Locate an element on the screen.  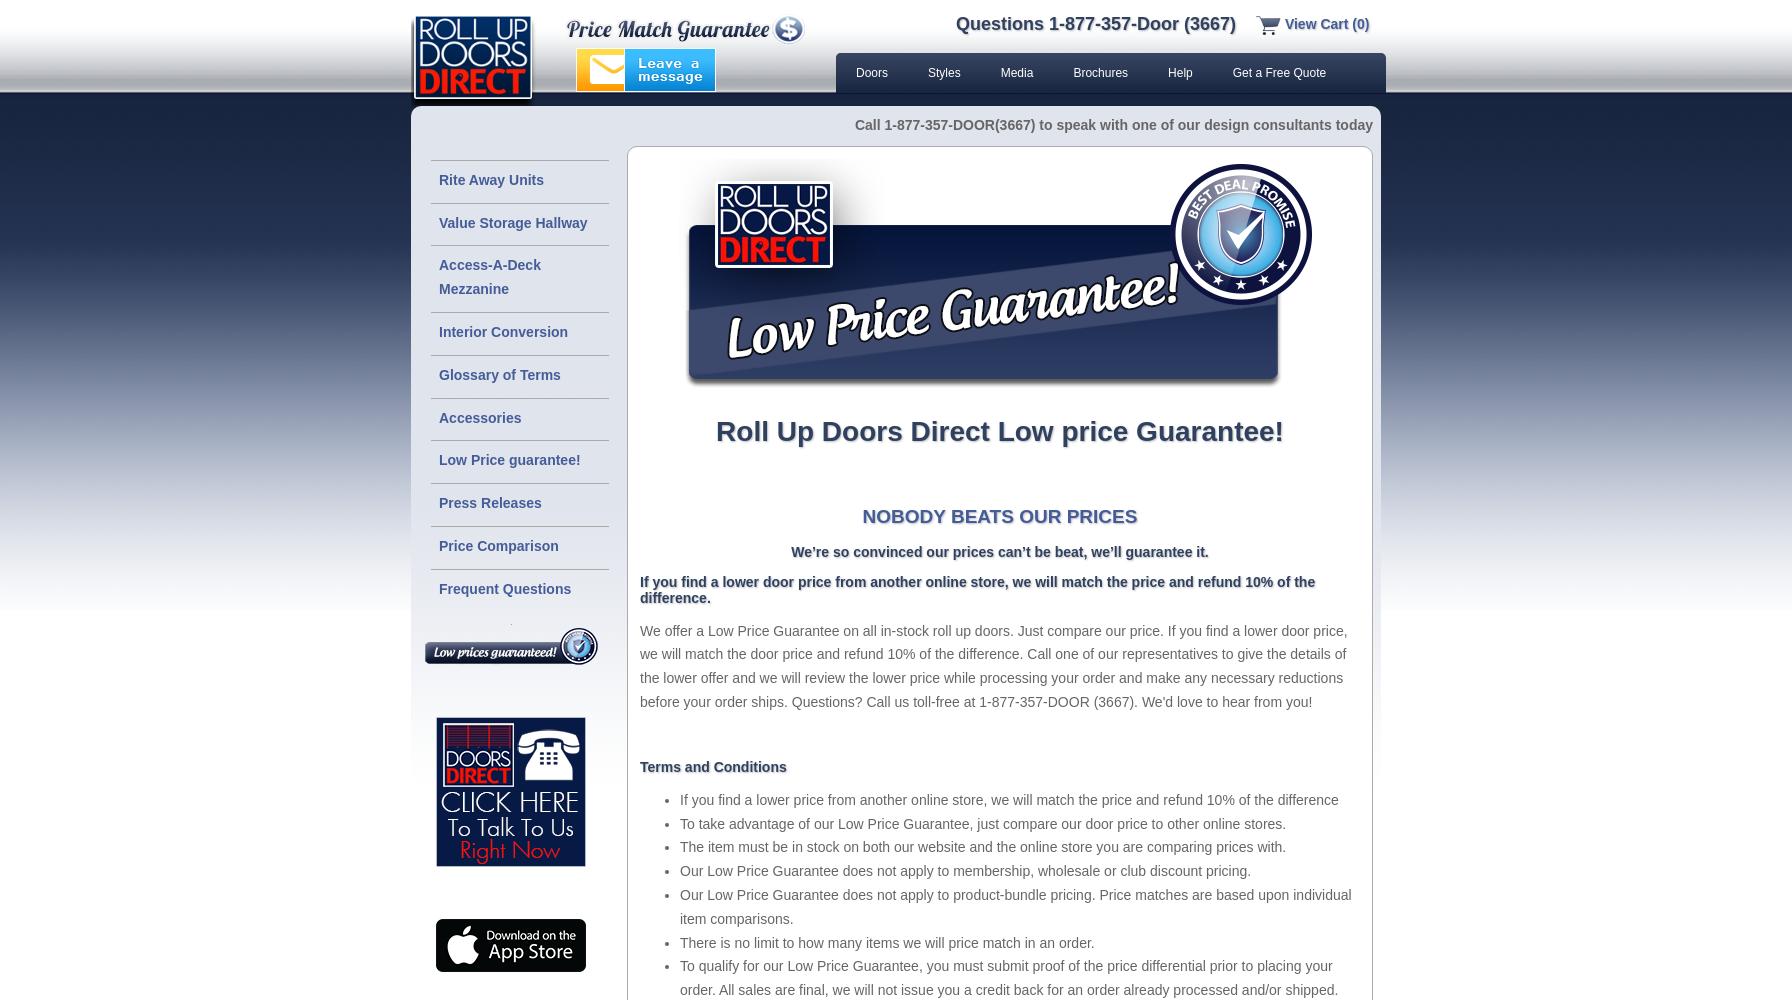
'NOBODY BEATS OUR PRICES' is located at coordinates (999, 515).